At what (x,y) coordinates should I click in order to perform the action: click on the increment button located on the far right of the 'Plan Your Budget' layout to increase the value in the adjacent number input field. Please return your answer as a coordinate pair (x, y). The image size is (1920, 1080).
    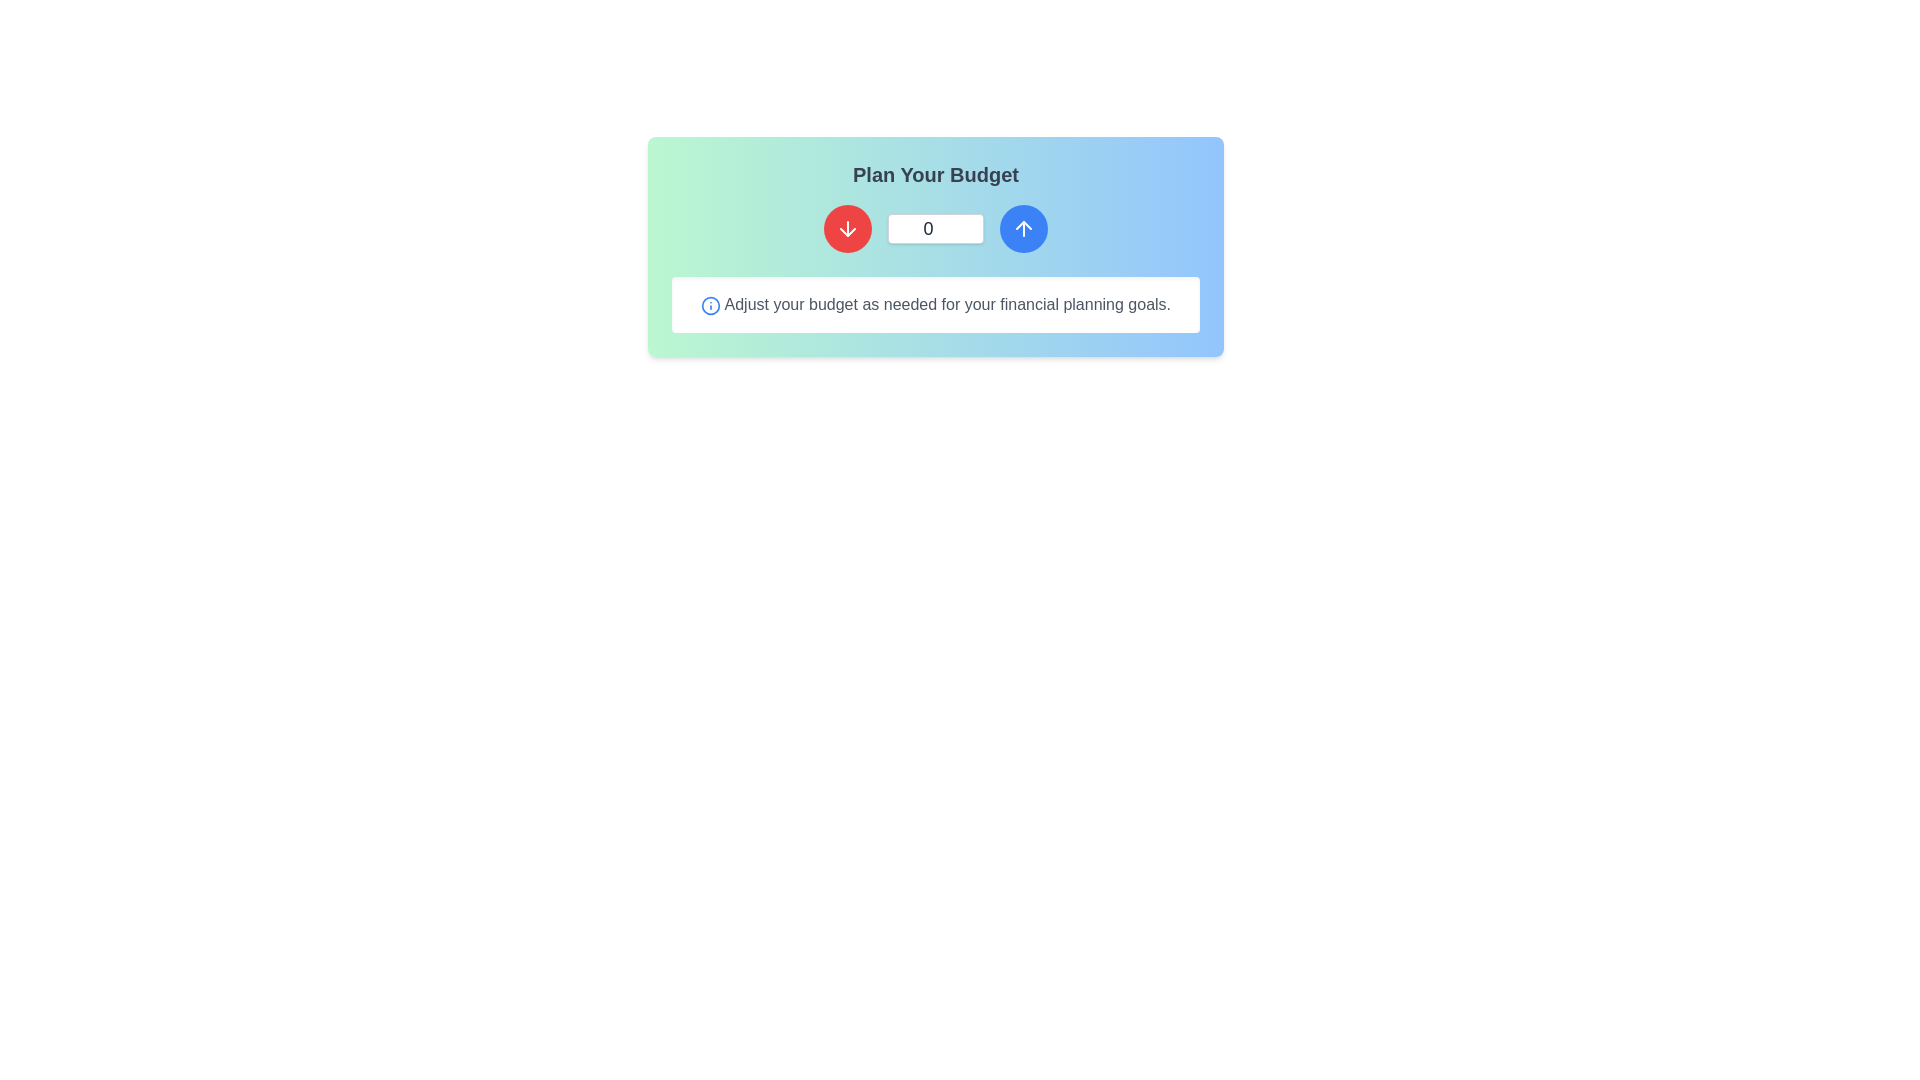
    Looking at the image, I should click on (1023, 227).